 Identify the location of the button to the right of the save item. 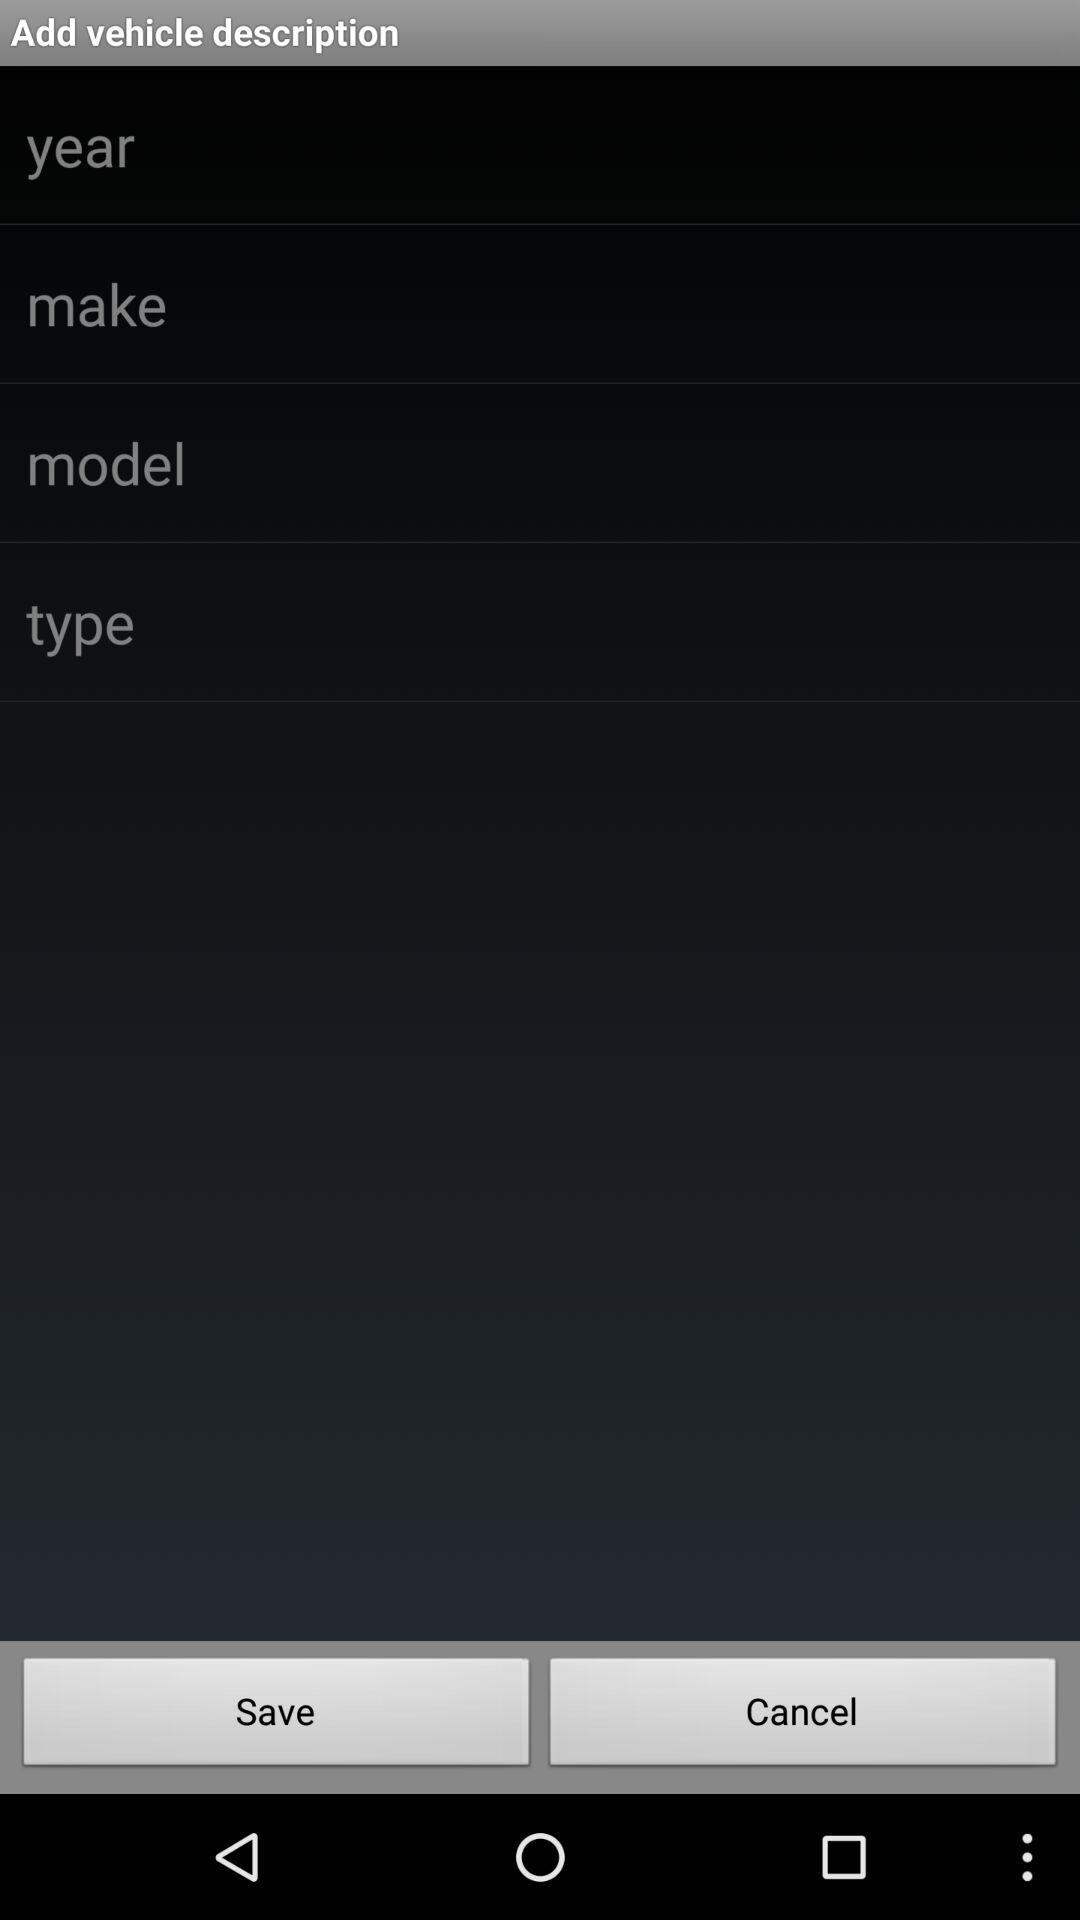
(802, 1716).